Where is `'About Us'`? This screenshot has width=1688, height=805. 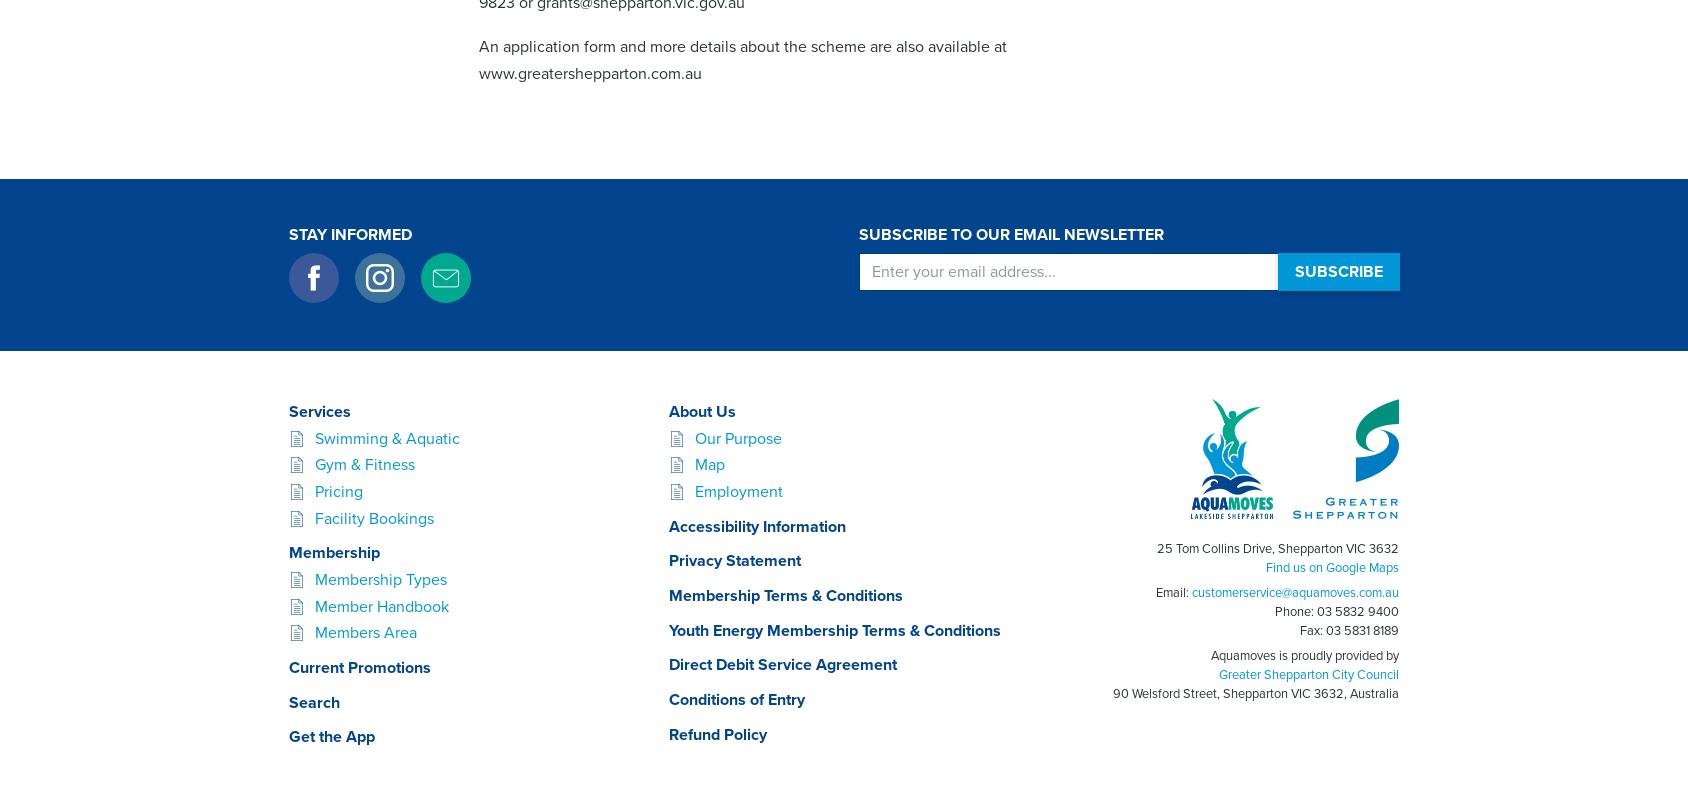 'About Us' is located at coordinates (701, 410).